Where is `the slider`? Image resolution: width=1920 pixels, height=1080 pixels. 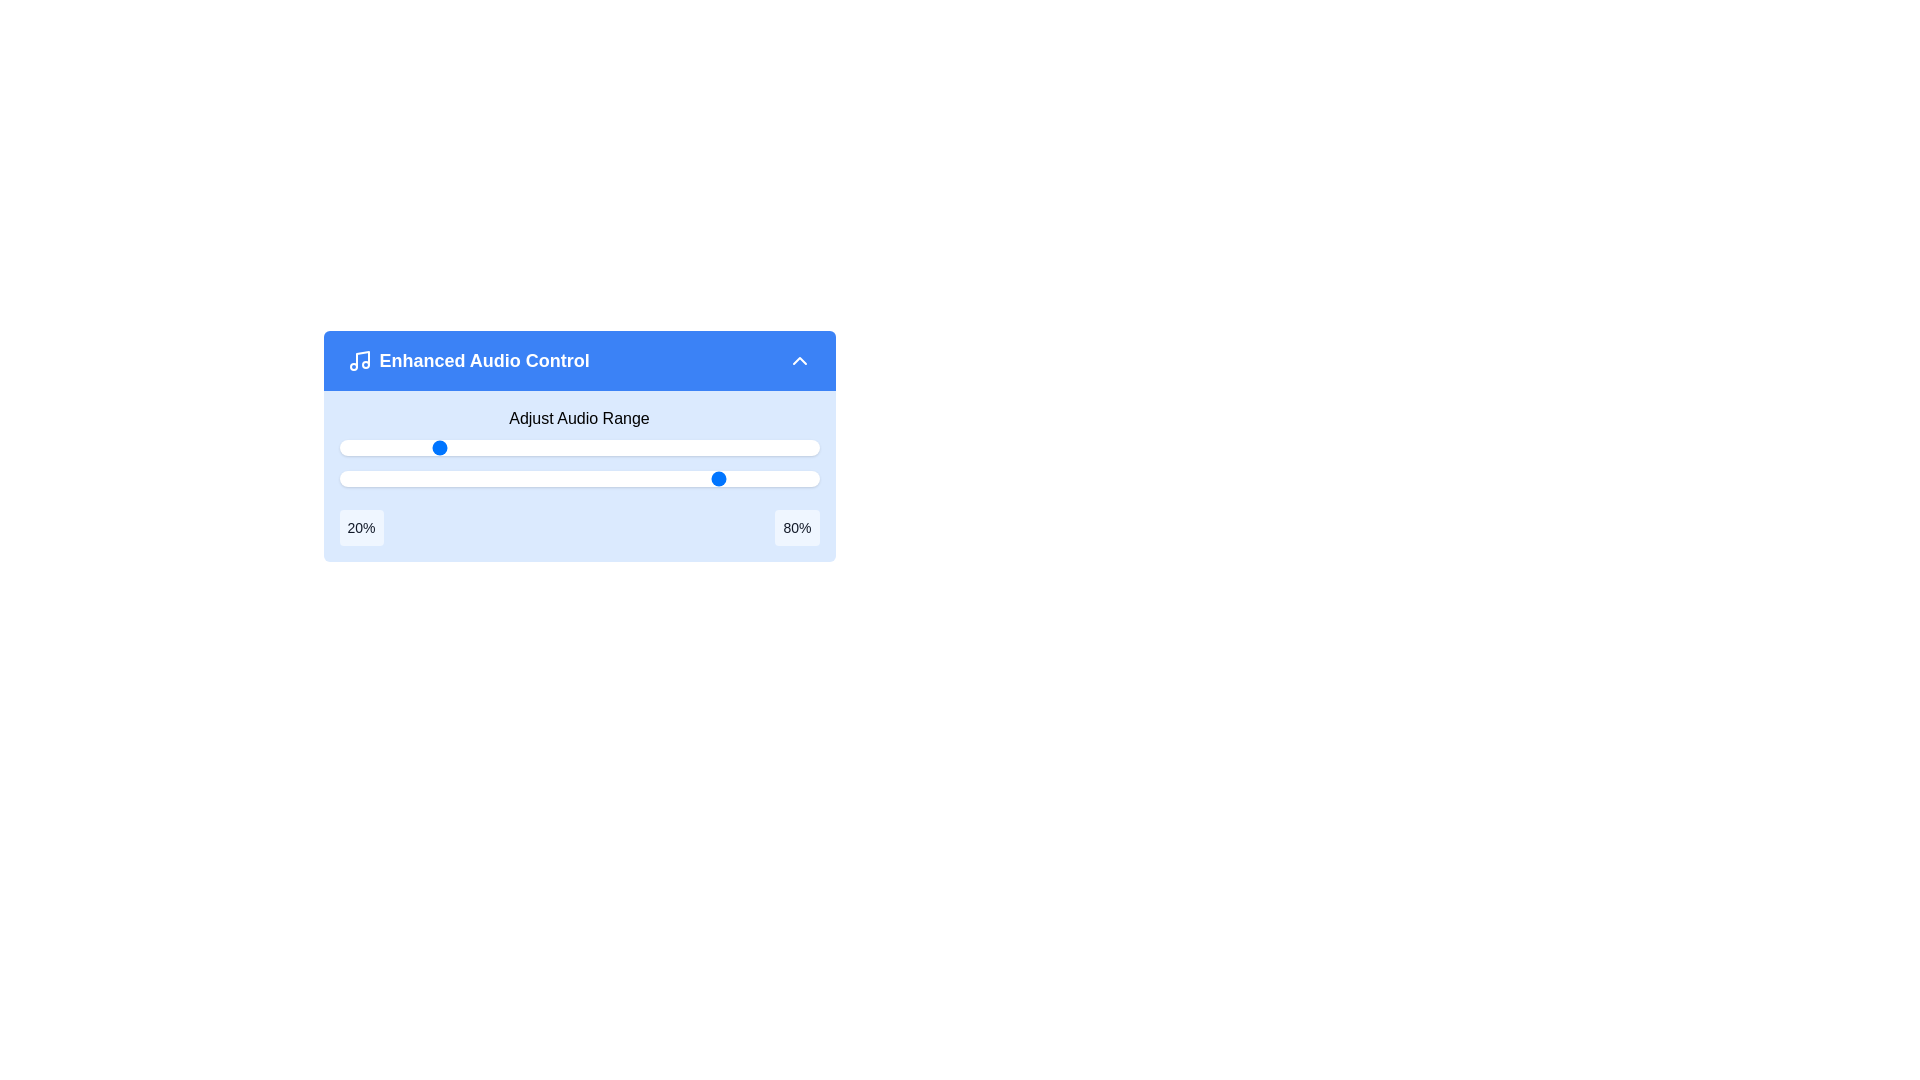
the slider is located at coordinates (358, 478).